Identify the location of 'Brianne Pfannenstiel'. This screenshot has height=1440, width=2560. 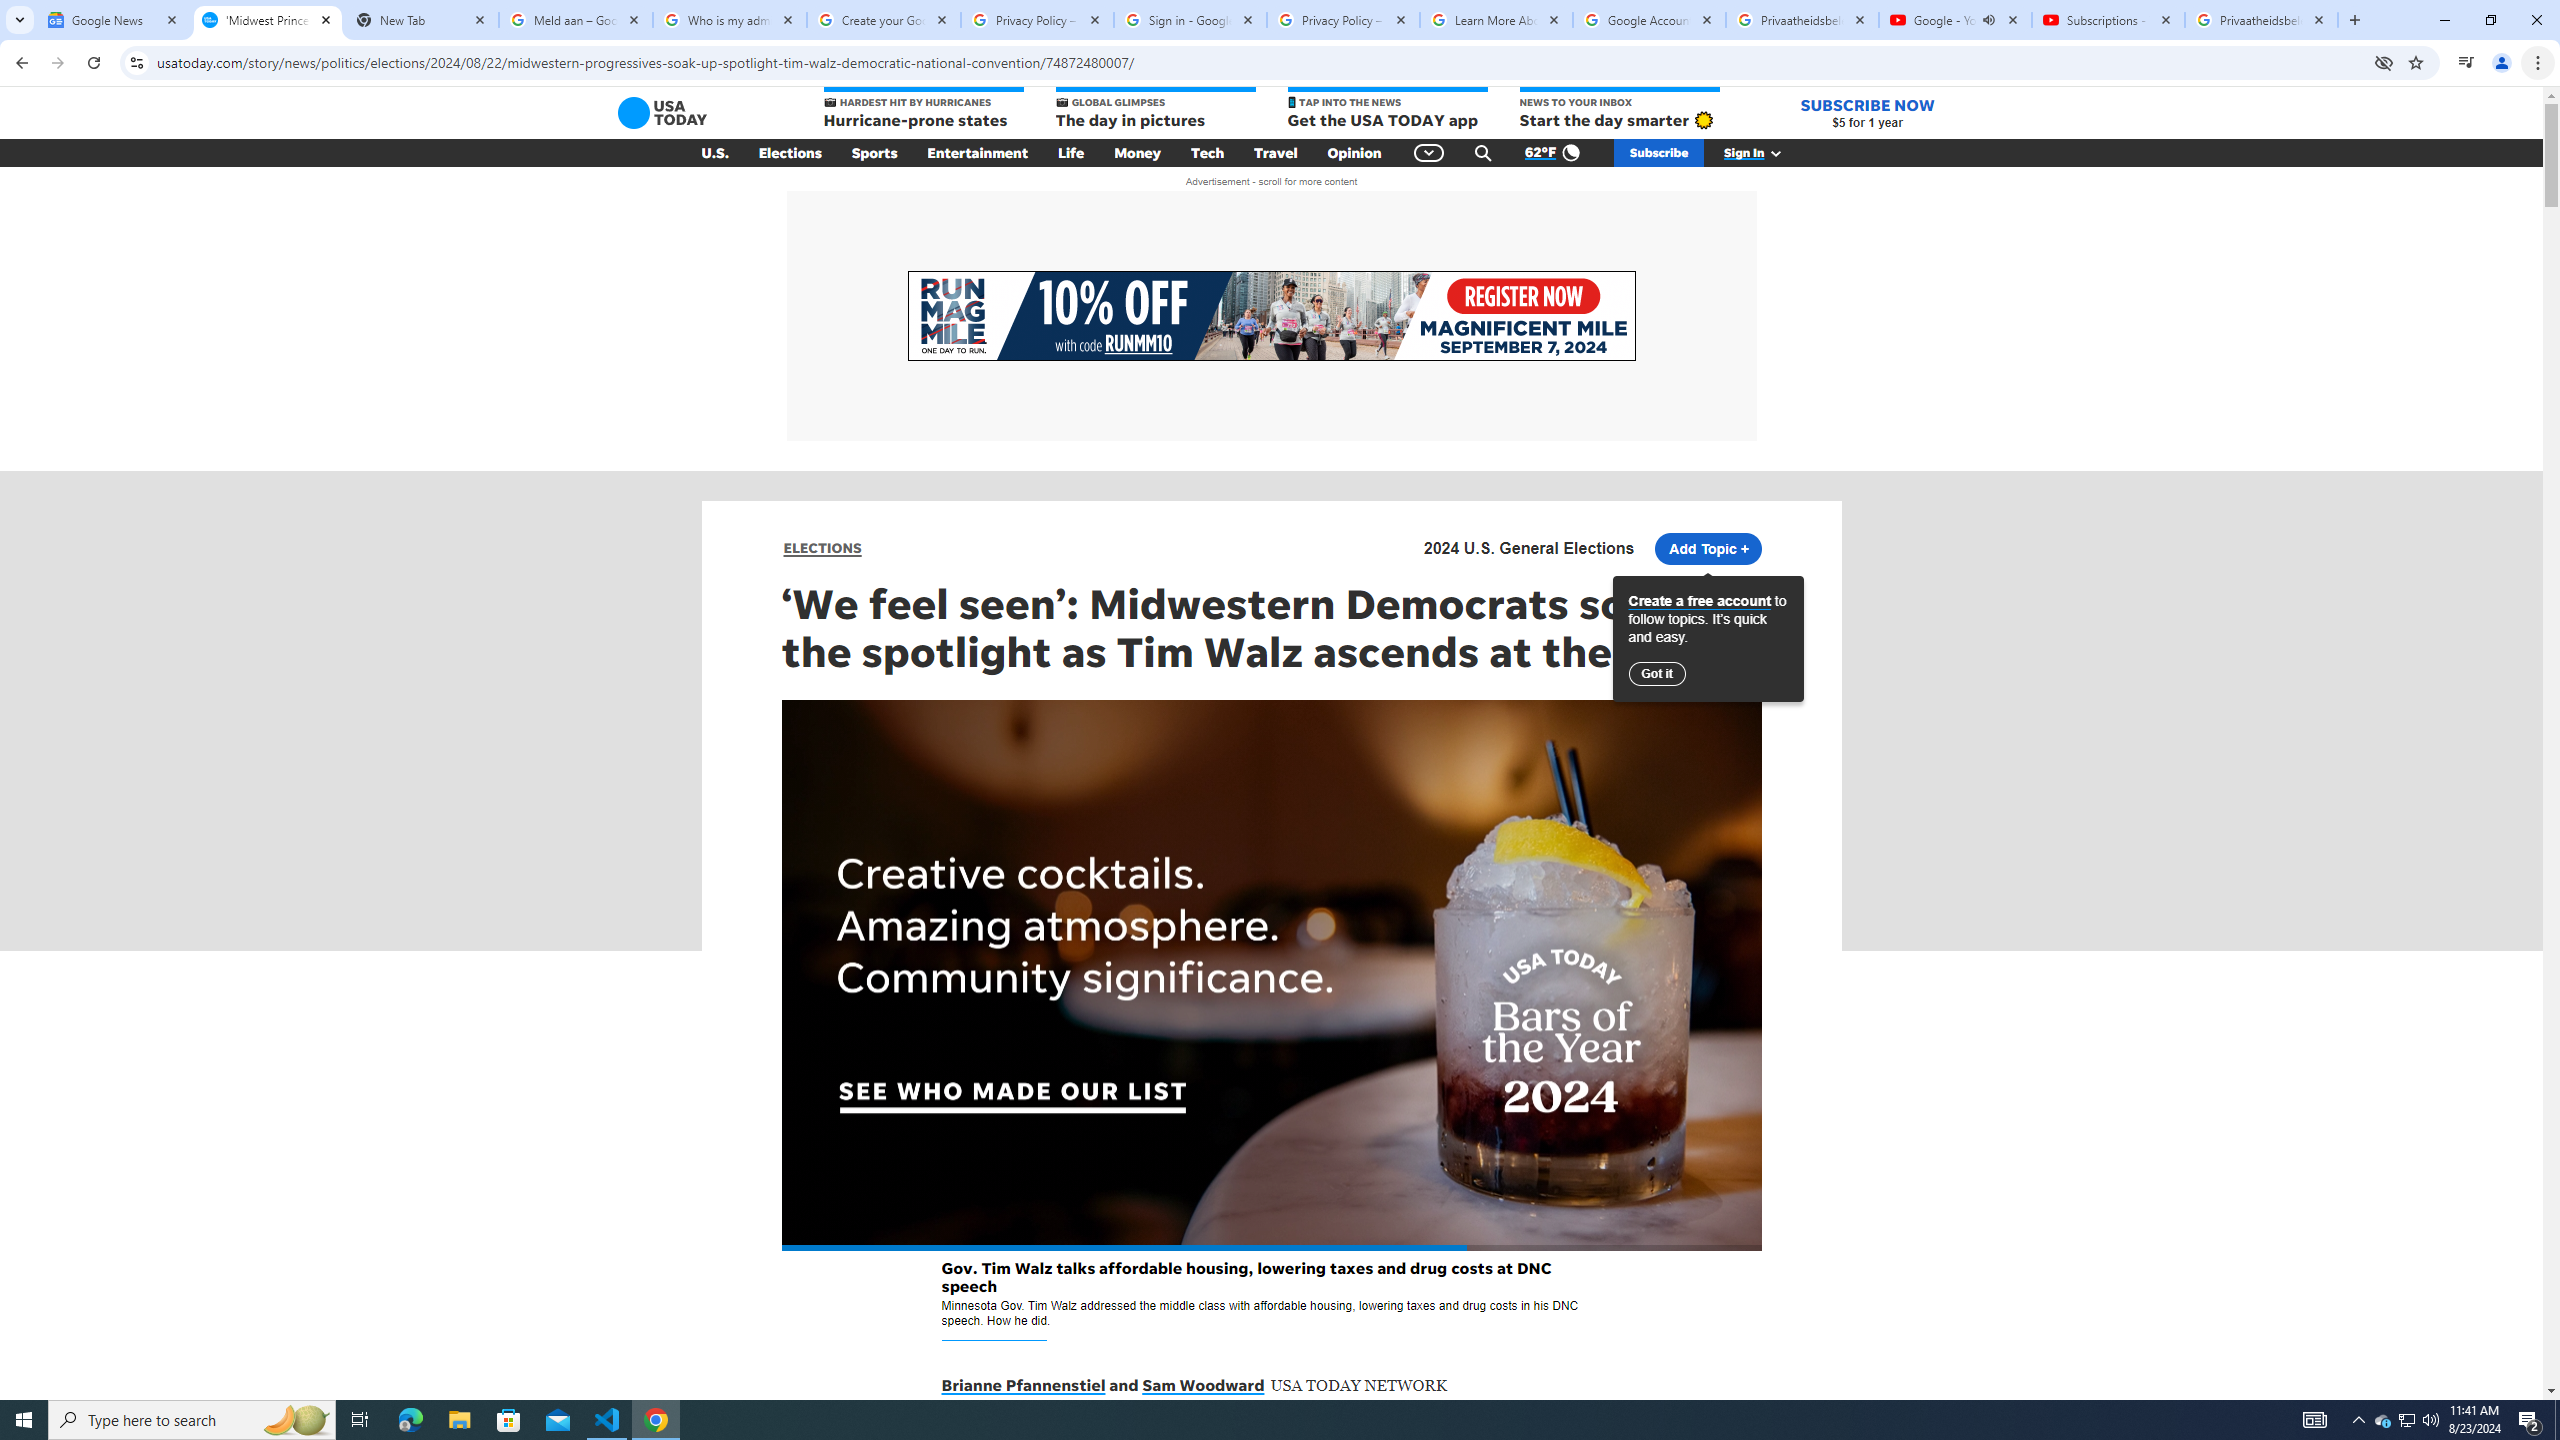
(1023, 1386).